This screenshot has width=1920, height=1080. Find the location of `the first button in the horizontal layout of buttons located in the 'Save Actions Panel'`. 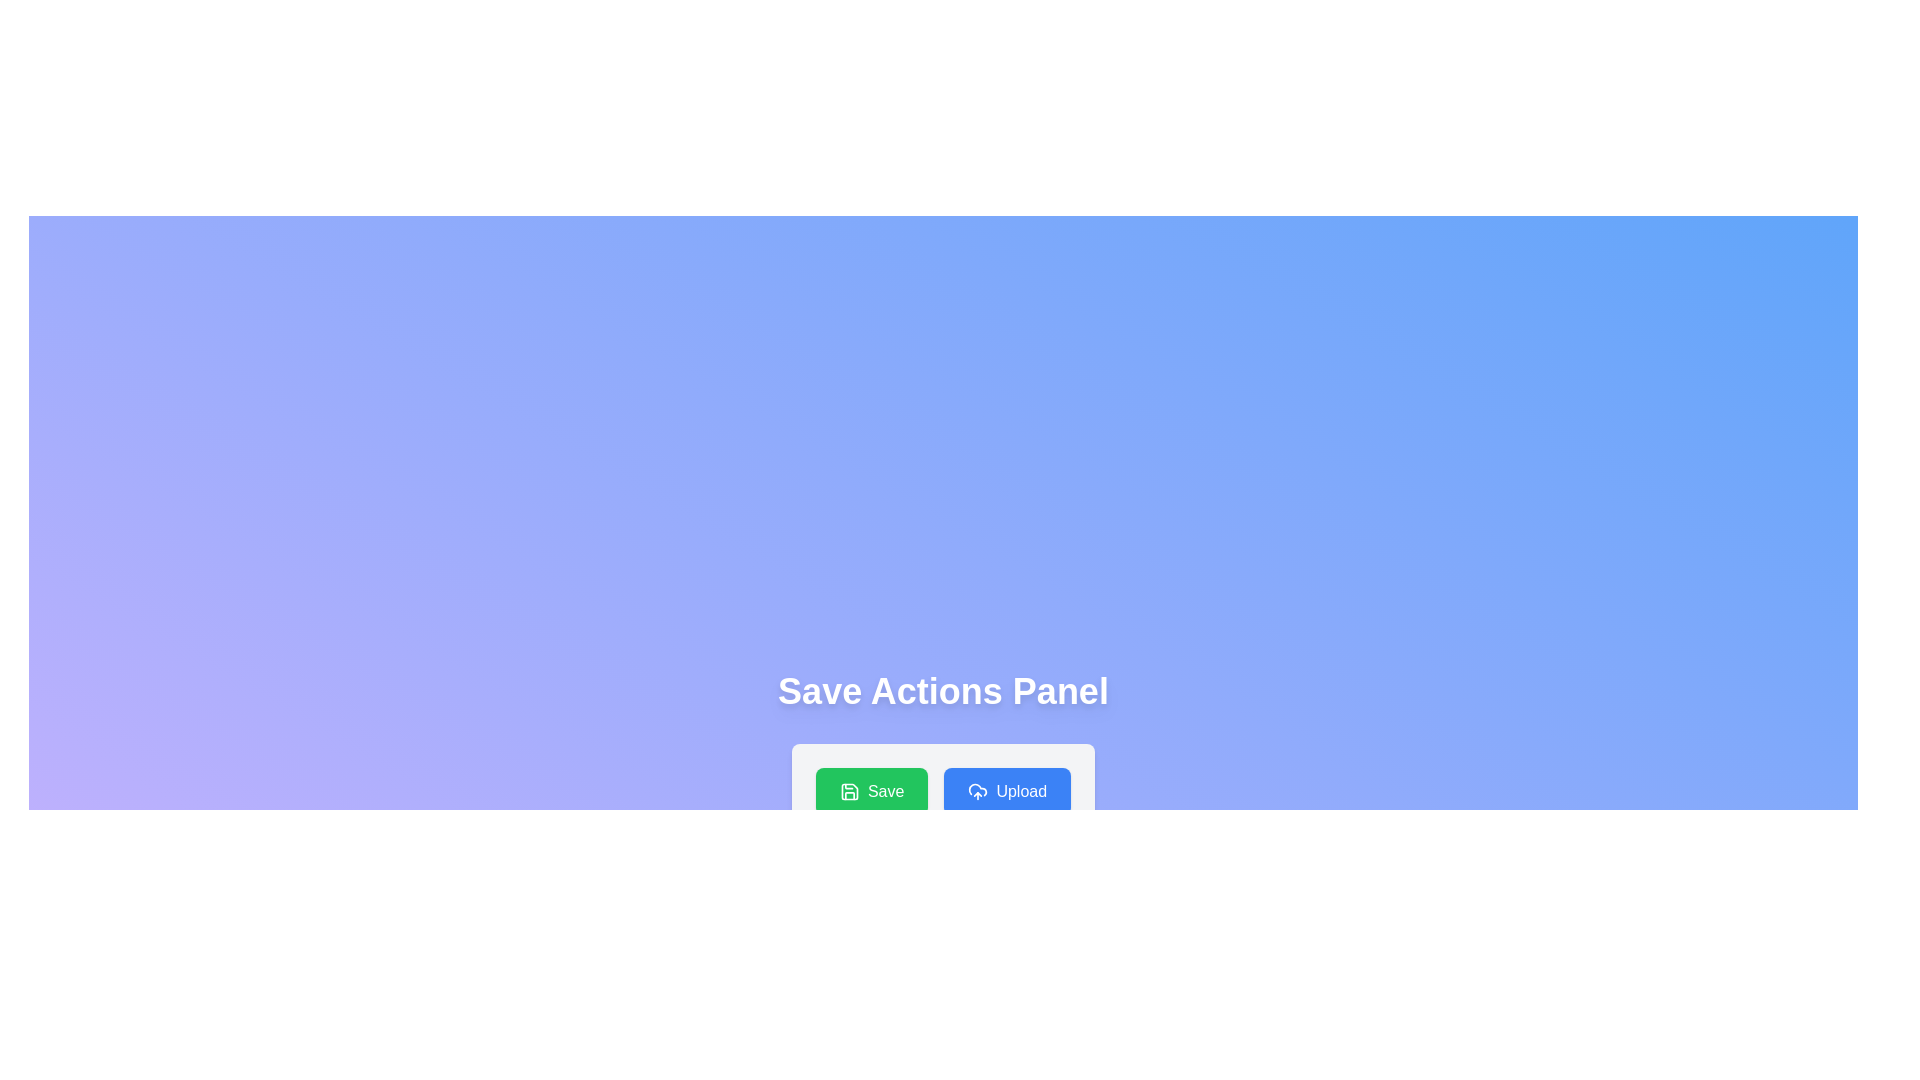

the first button in the horizontal layout of buttons located in the 'Save Actions Panel' is located at coordinates (872, 790).